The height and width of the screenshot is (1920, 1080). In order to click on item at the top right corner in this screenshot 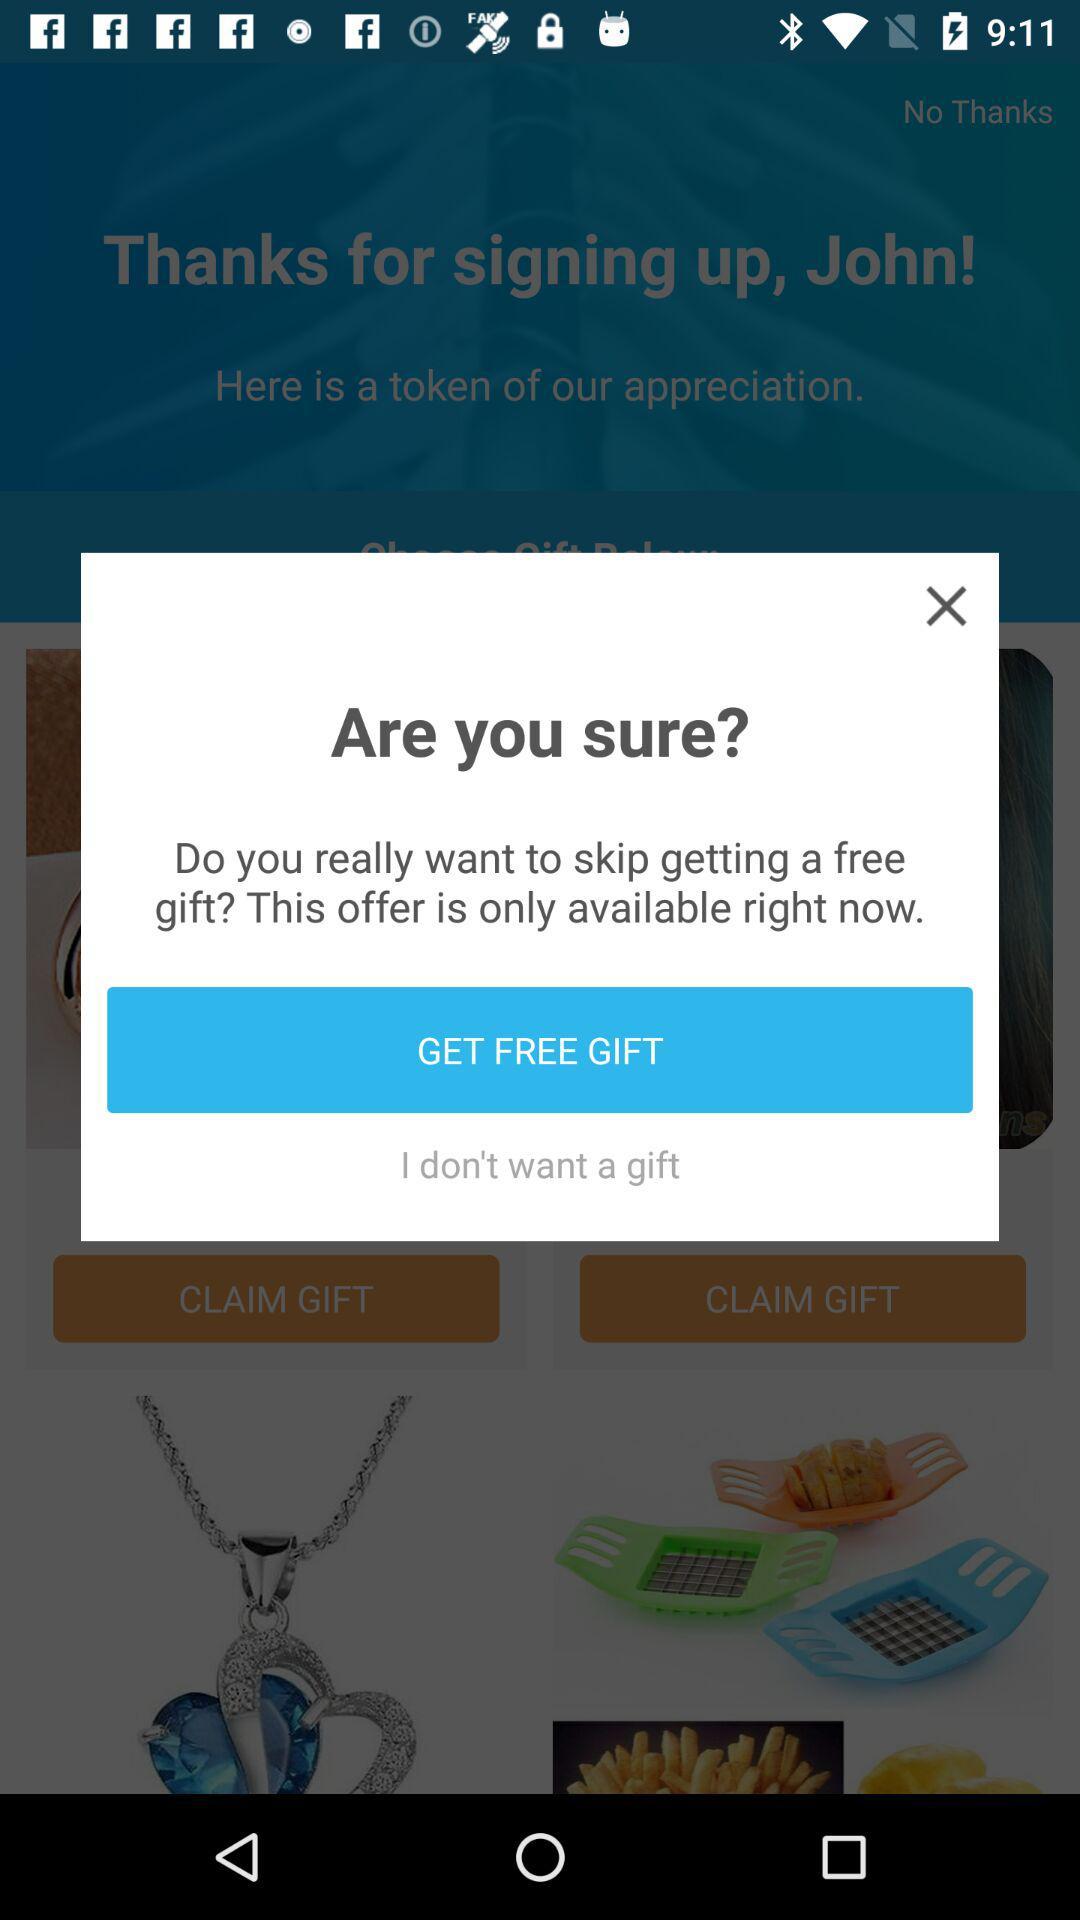, I will do `click(945, 604)`.